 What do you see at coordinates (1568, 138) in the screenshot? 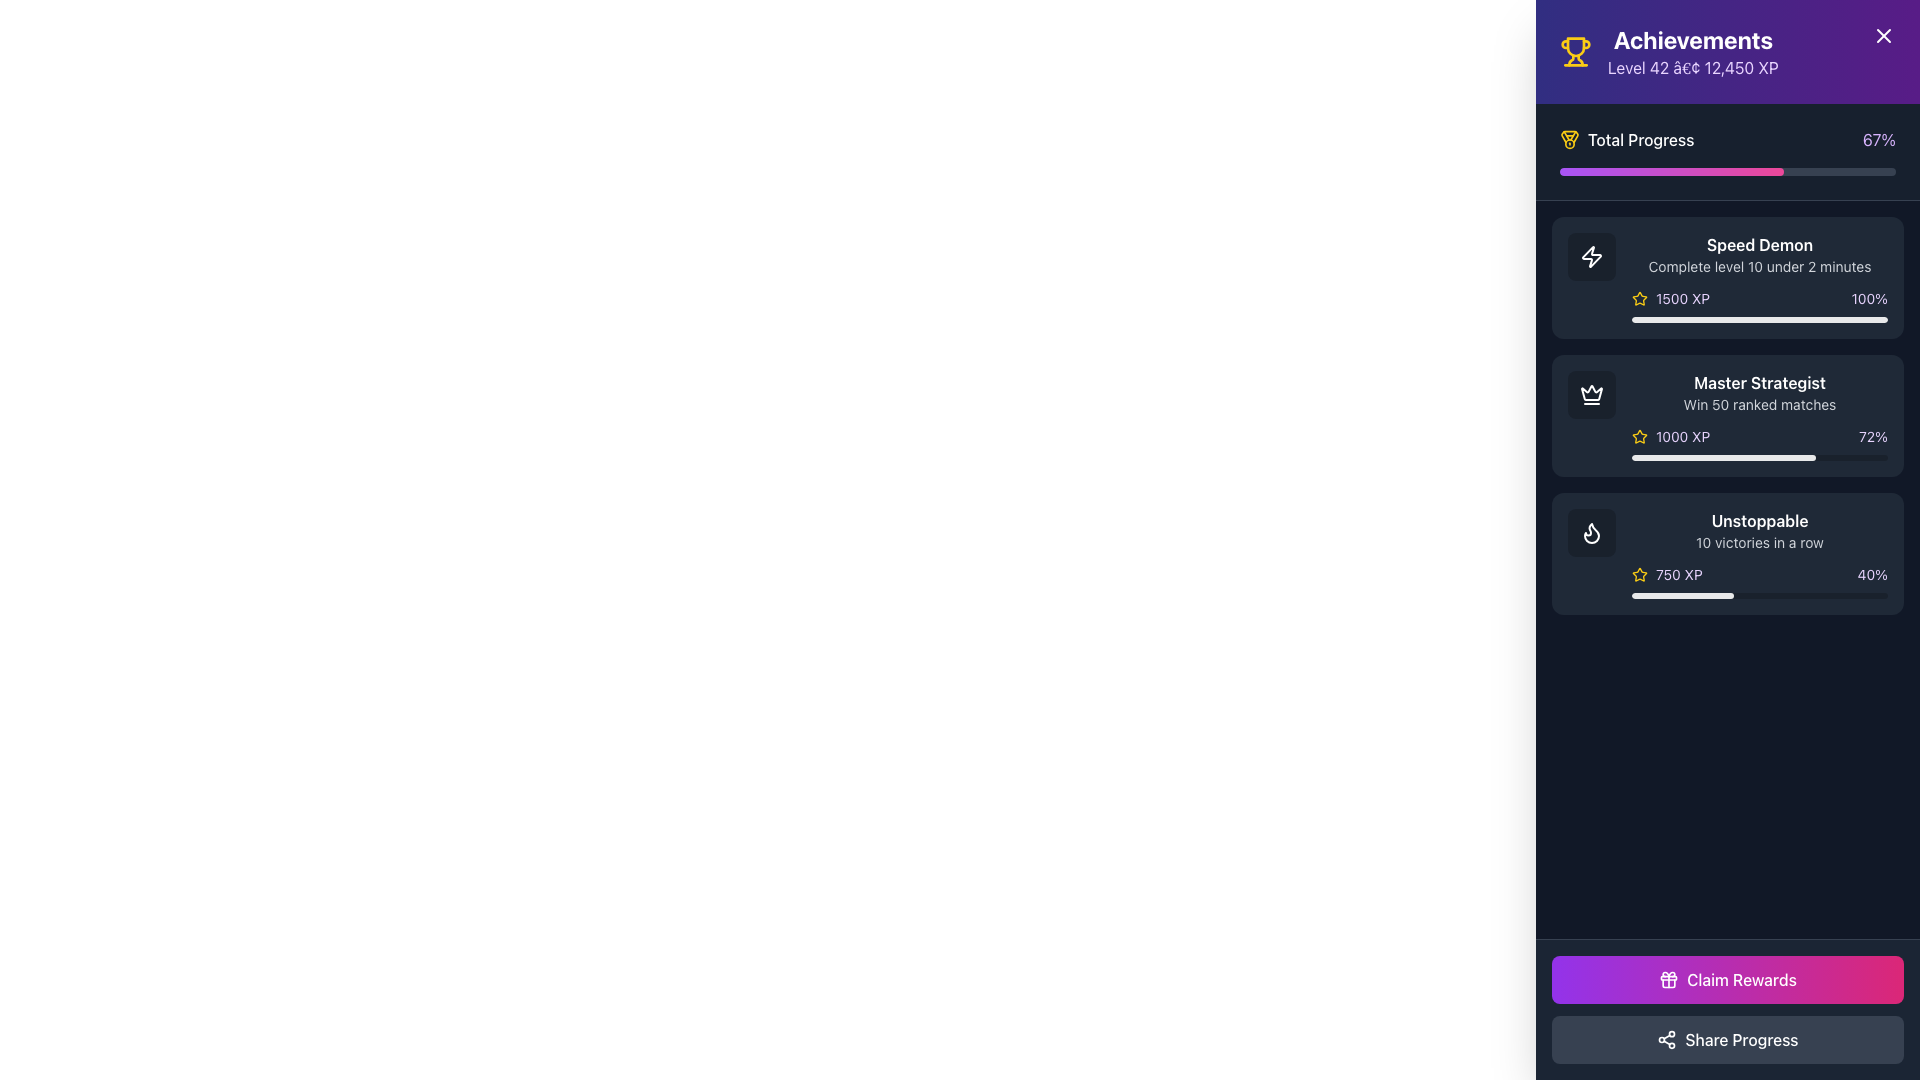
I see `the yellow medal icon located to the left of the 'Total Progress' text in the 'Achievements' panel` at bounding box center [1568, 138].